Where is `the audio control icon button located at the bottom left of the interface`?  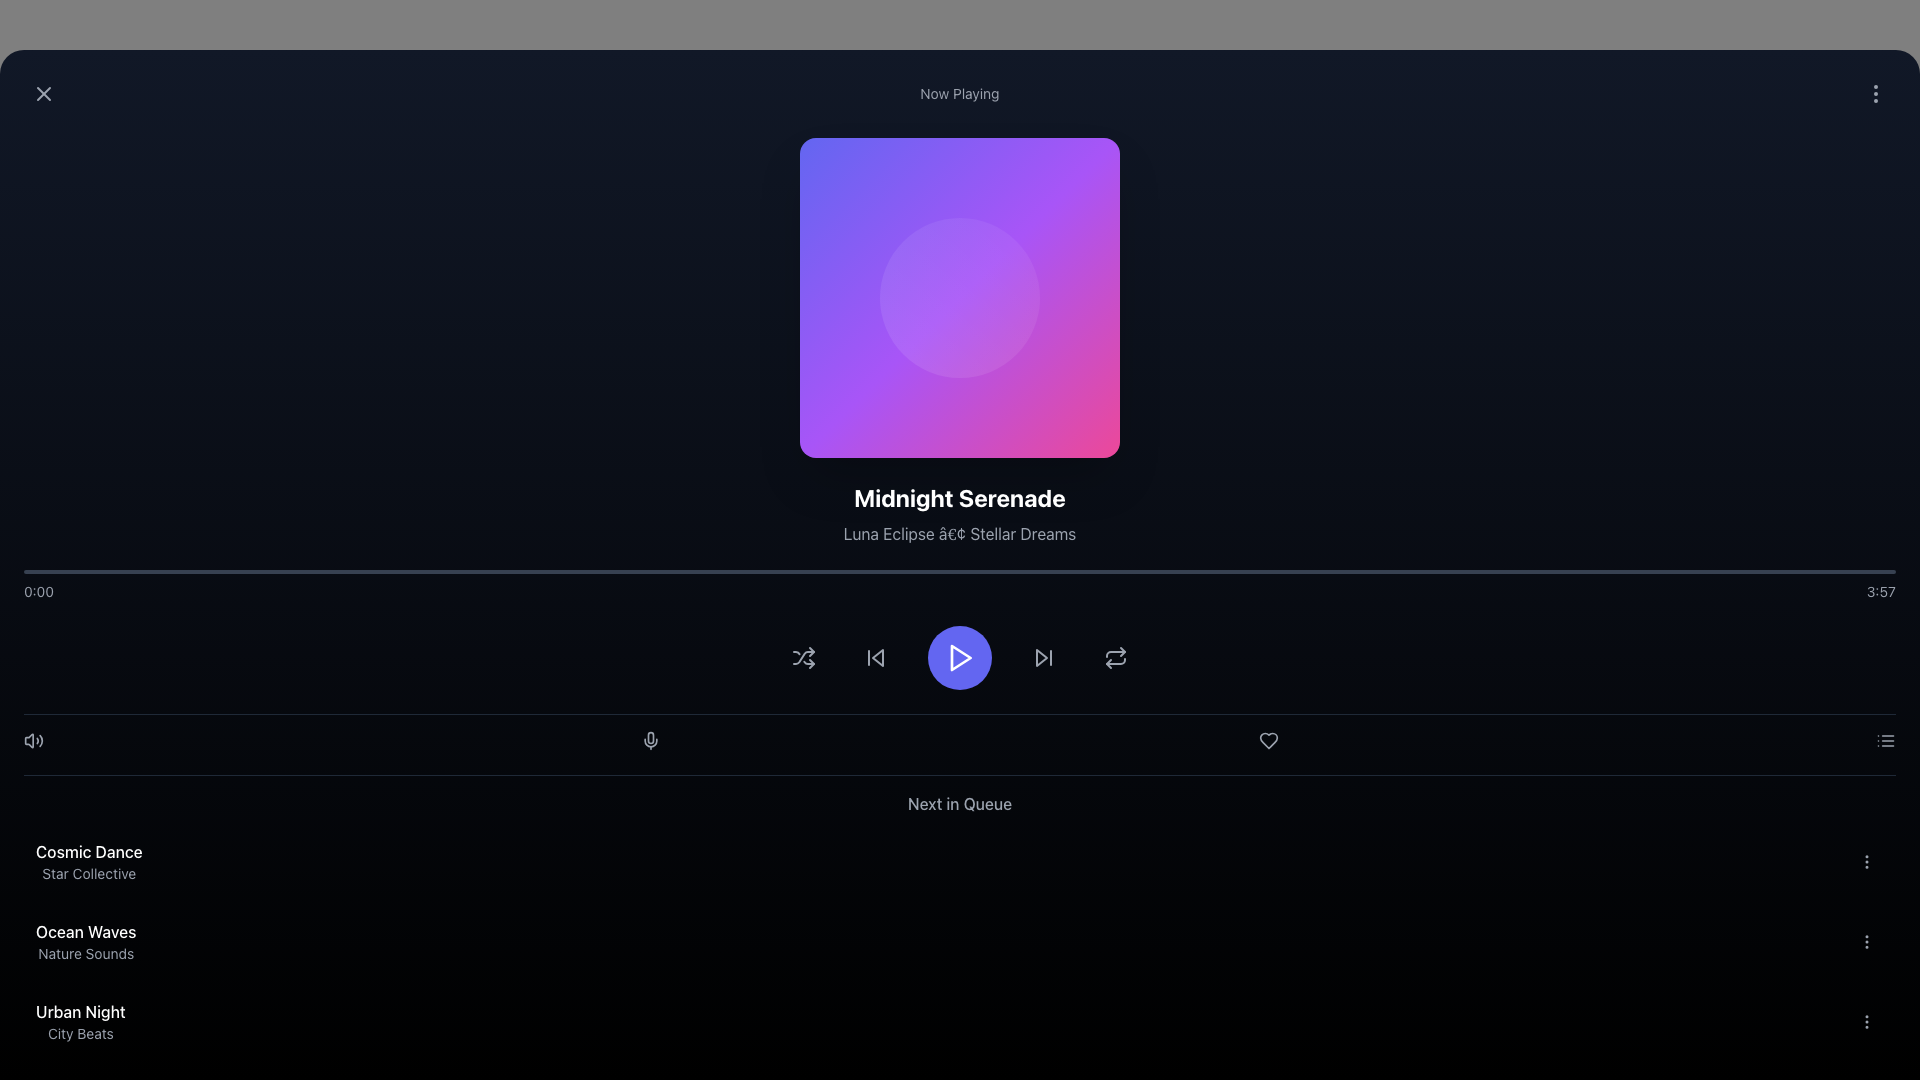
the audio control icon button located at the bottom left of the interface is located at coordinates (33, 740).